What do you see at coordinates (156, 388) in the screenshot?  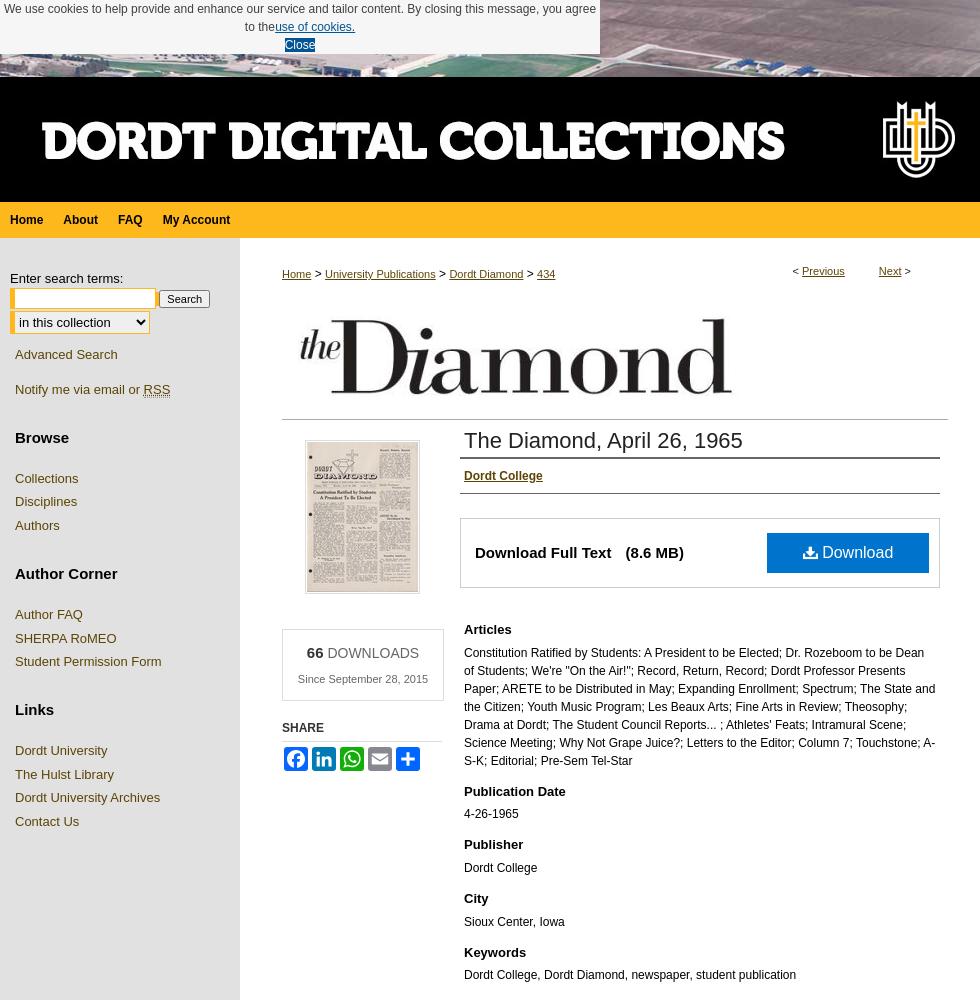 I see `'RSS'` at bounding box center [156, 388].